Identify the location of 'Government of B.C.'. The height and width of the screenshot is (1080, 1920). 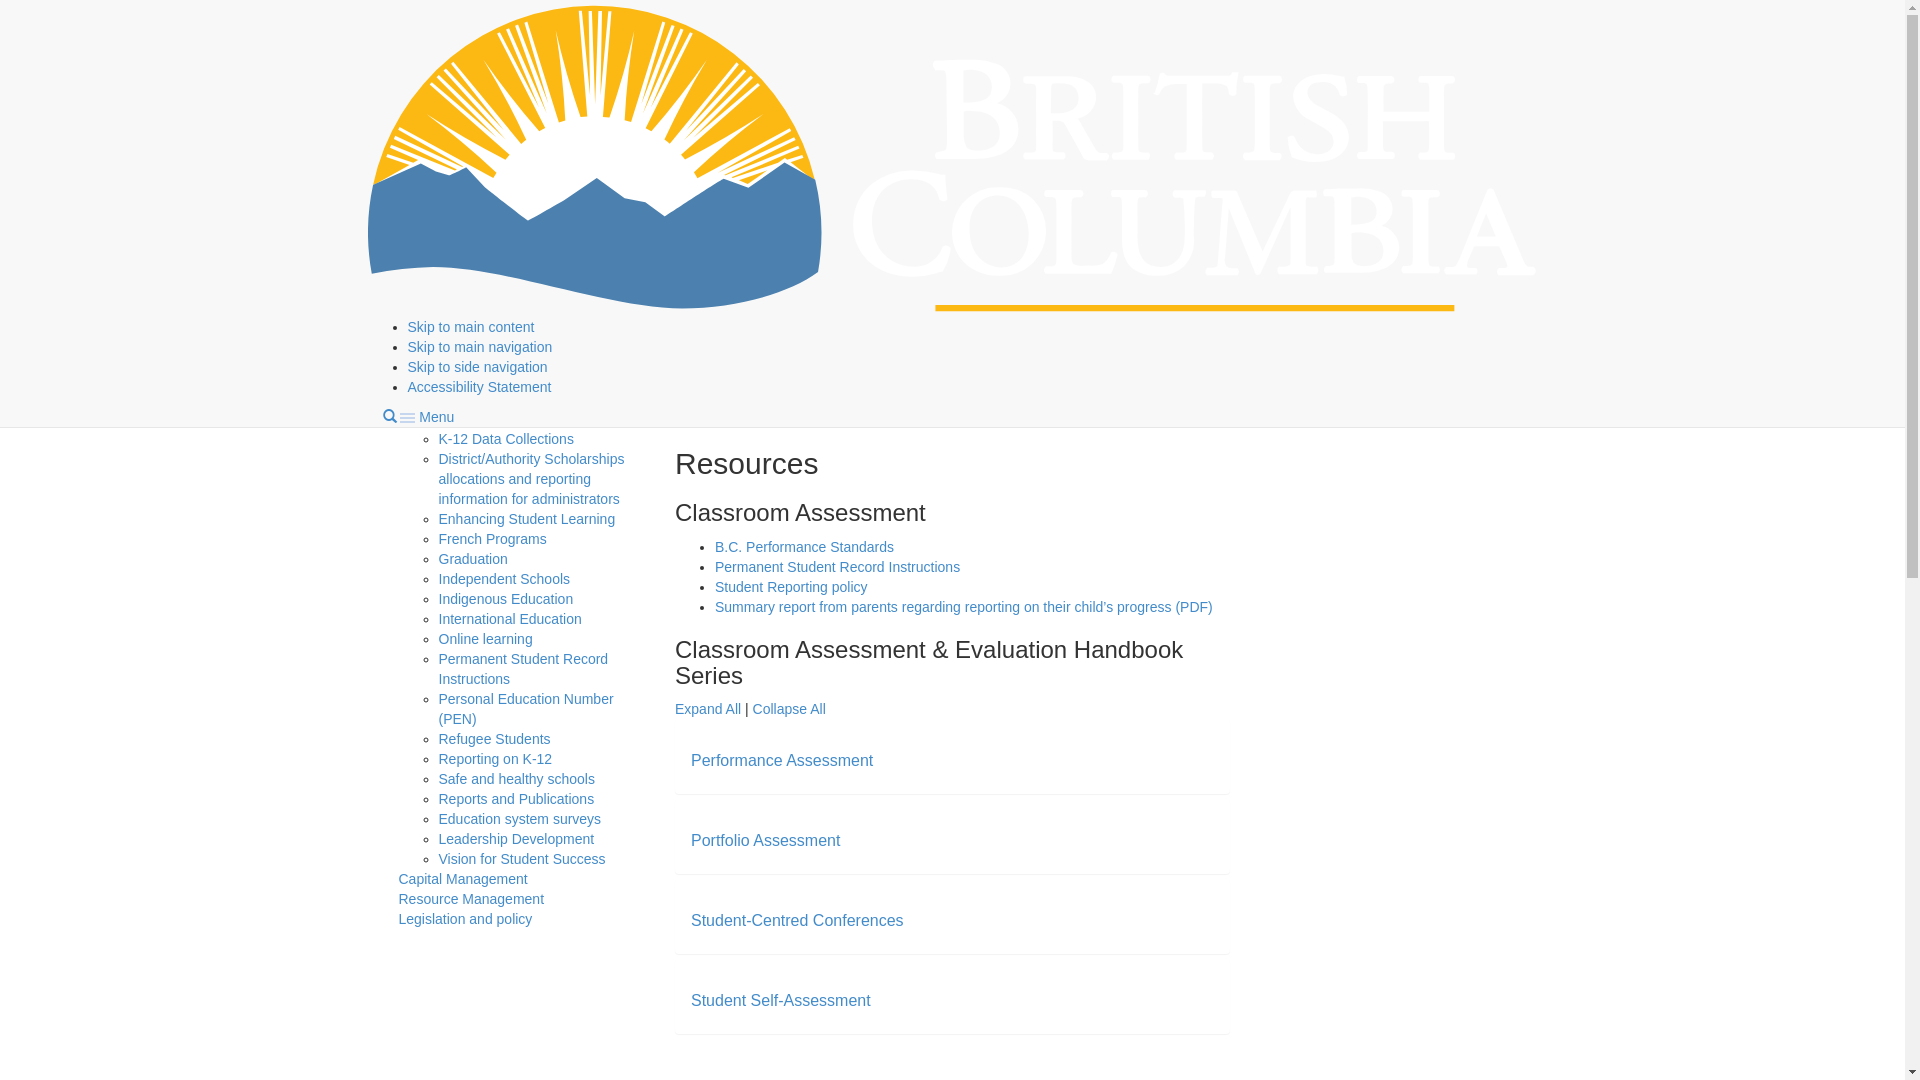
(444, 80).